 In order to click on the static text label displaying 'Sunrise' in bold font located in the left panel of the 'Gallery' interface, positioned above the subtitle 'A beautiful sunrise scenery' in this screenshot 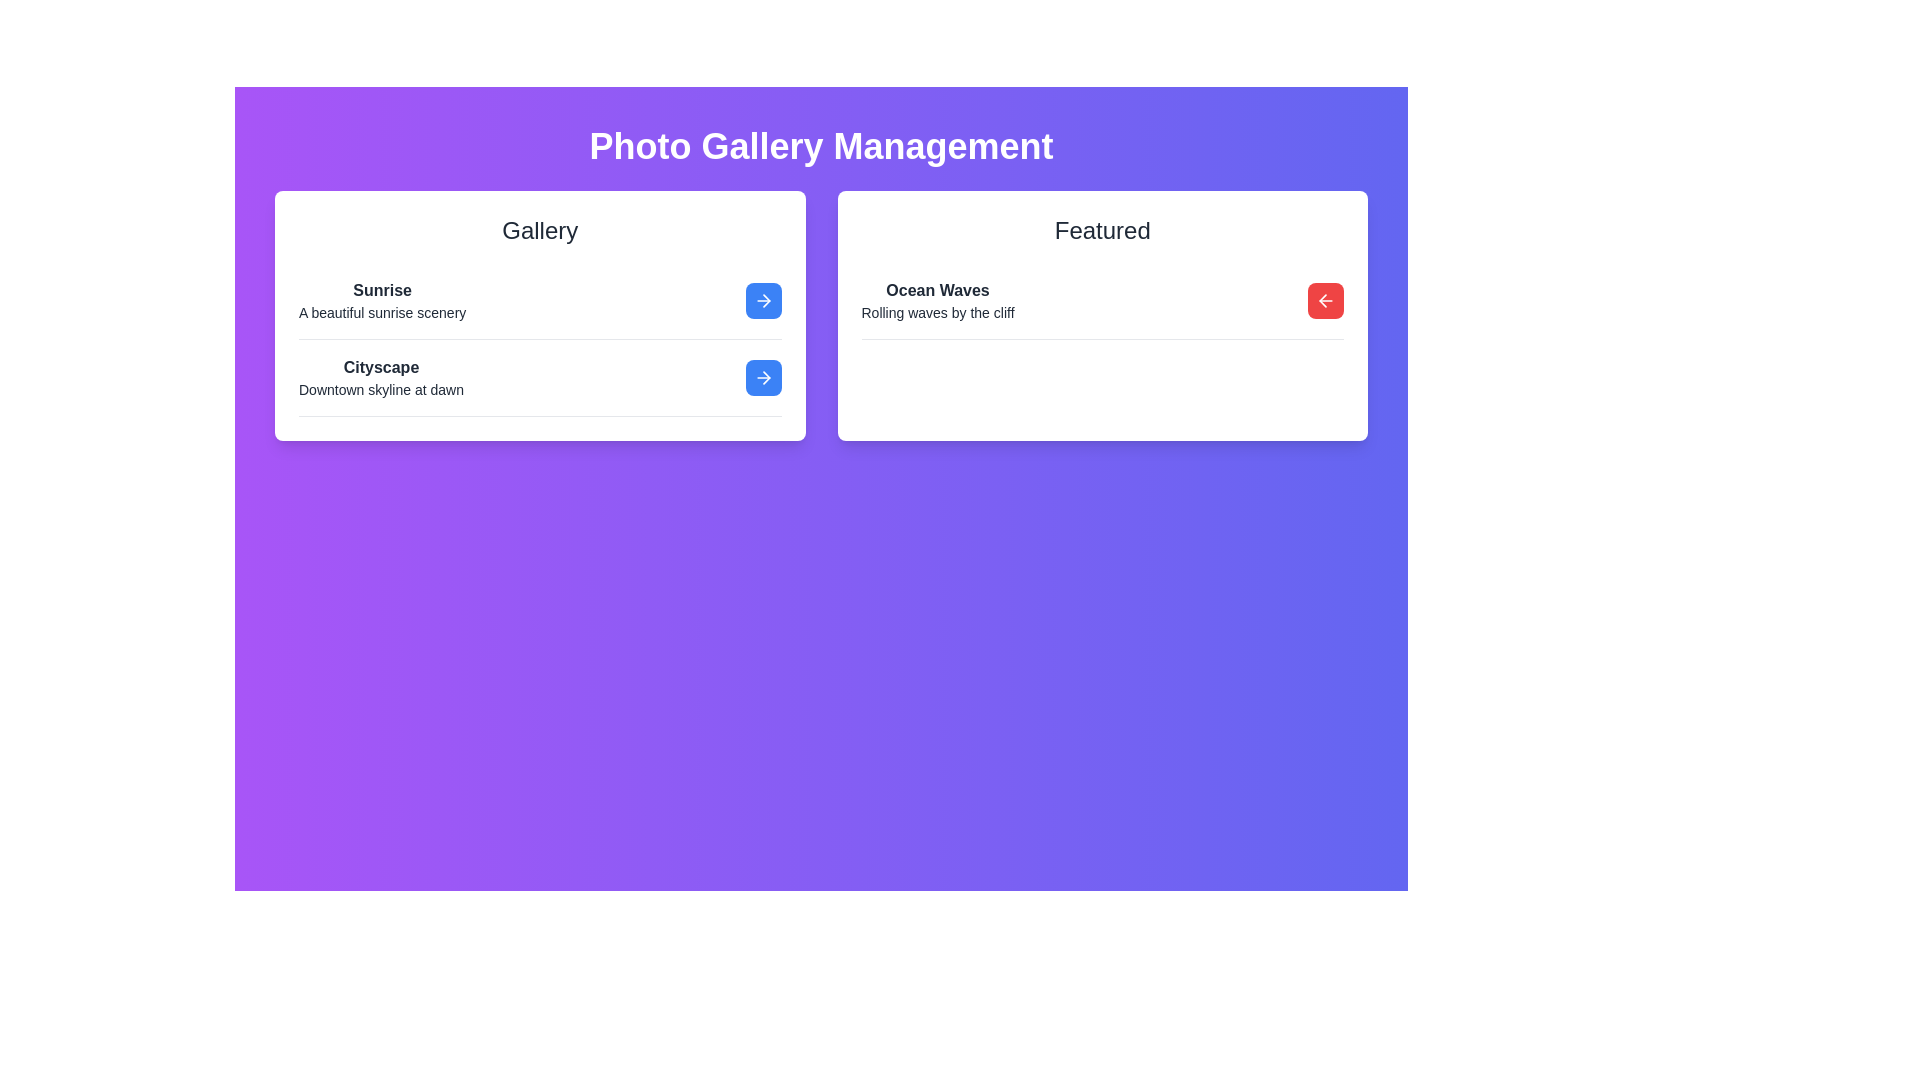, I will do `click(382, 290)`.